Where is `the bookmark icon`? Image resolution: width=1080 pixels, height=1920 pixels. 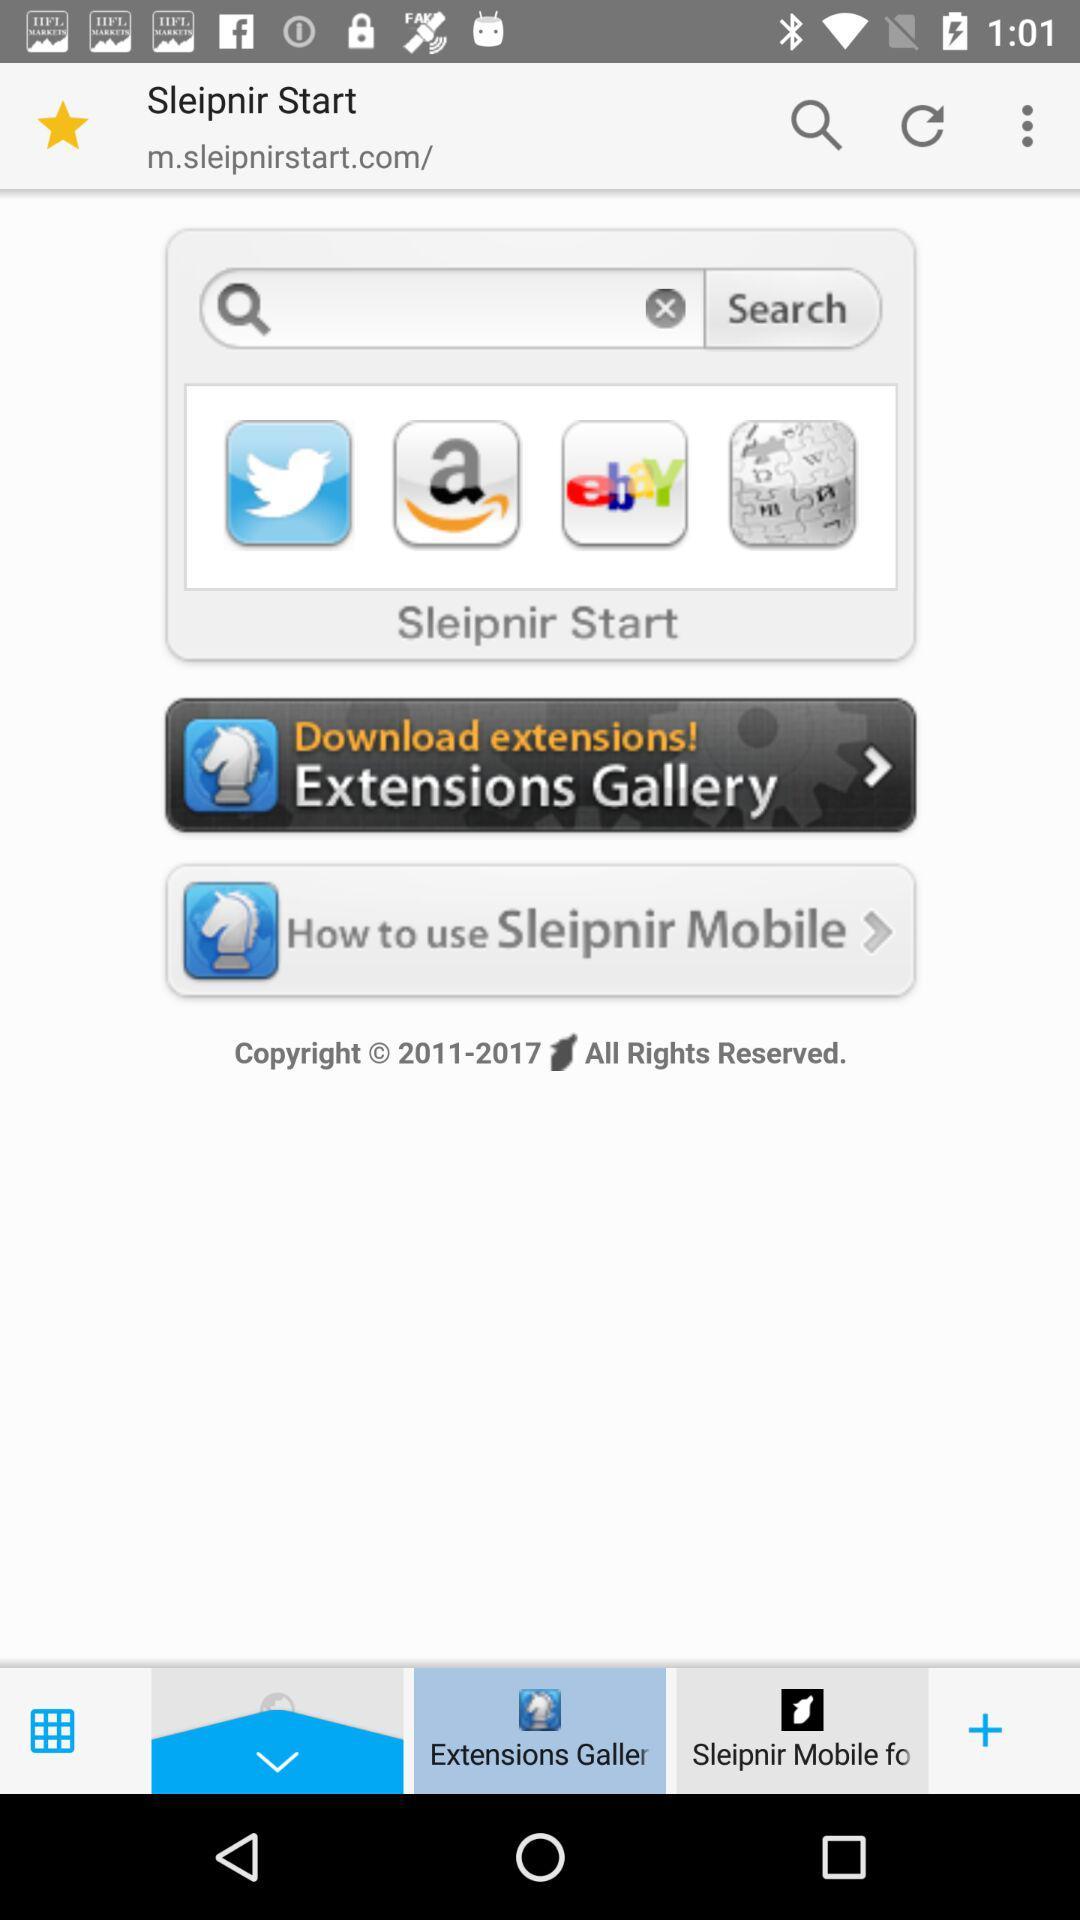 the bookmark icon is located at coordinates (62, 124).